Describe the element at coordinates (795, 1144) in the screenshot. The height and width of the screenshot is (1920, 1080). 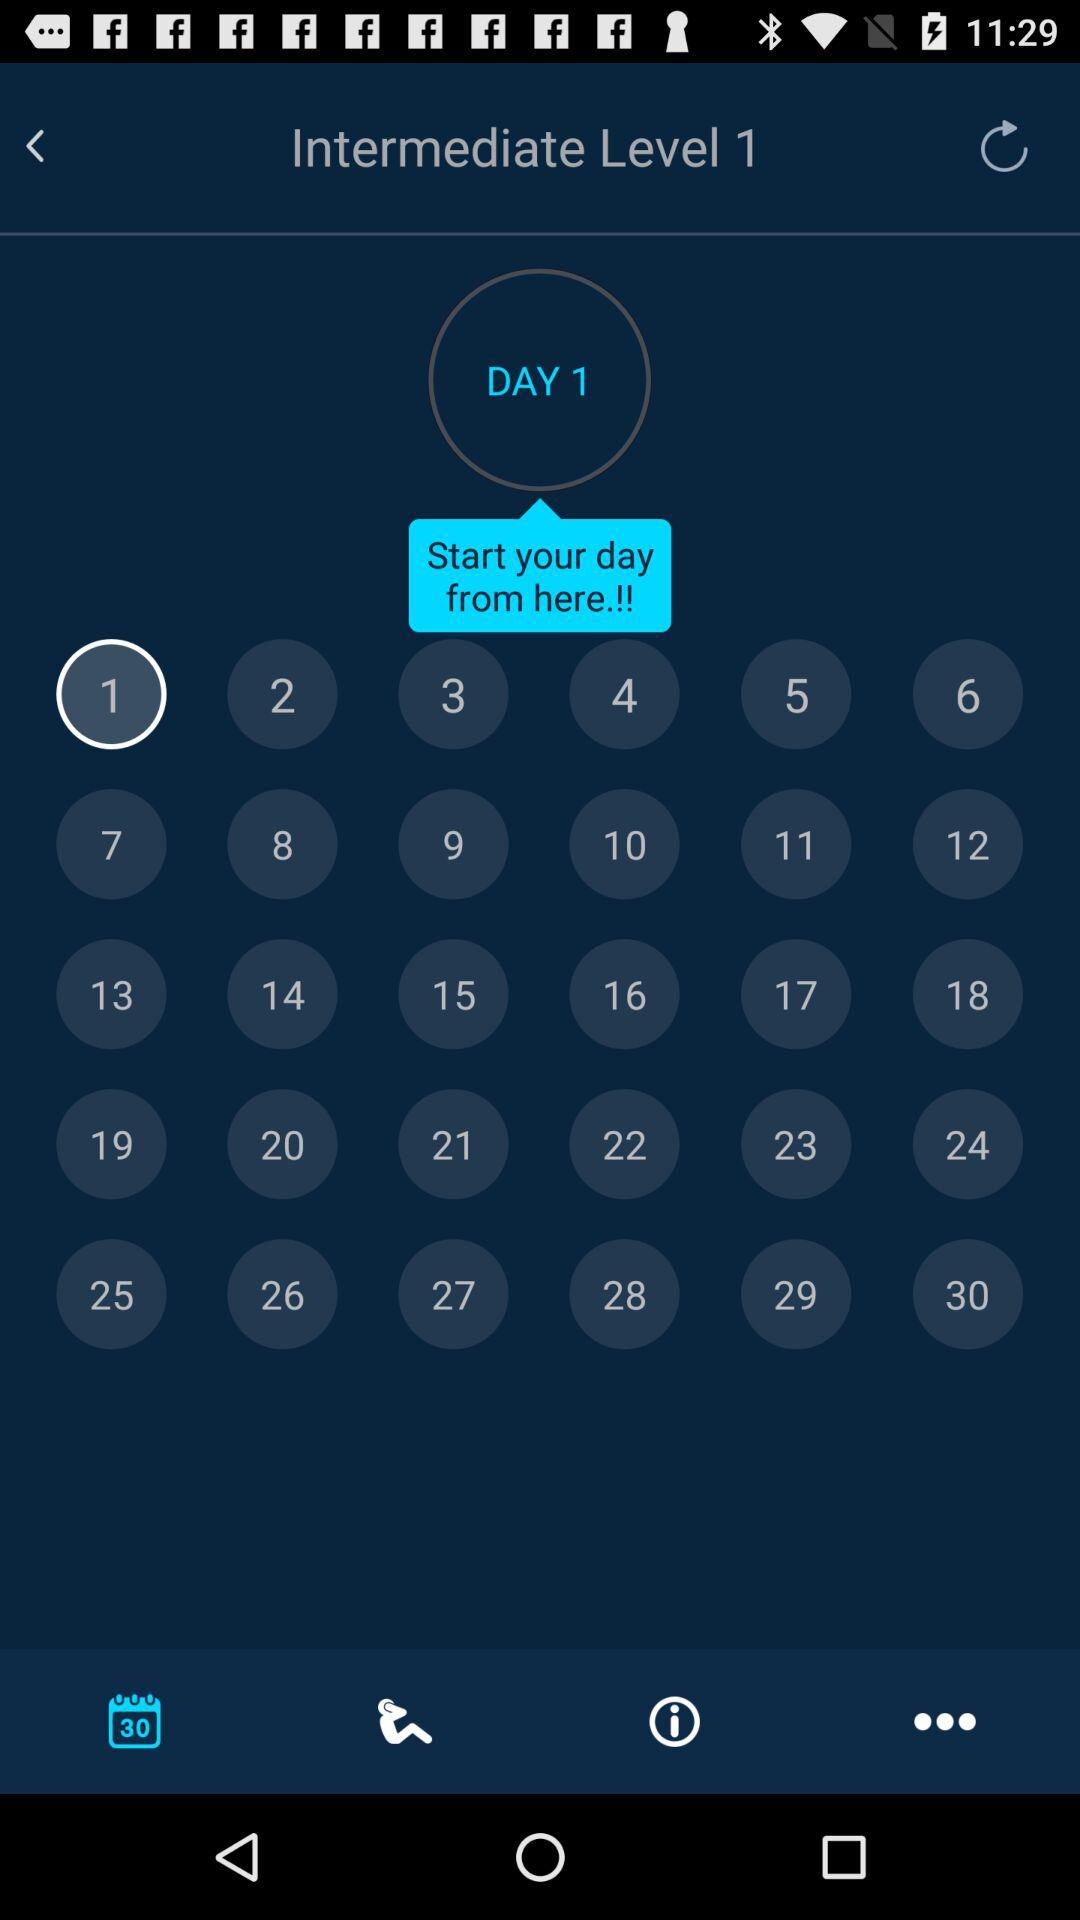
I see `day 23` at that location.